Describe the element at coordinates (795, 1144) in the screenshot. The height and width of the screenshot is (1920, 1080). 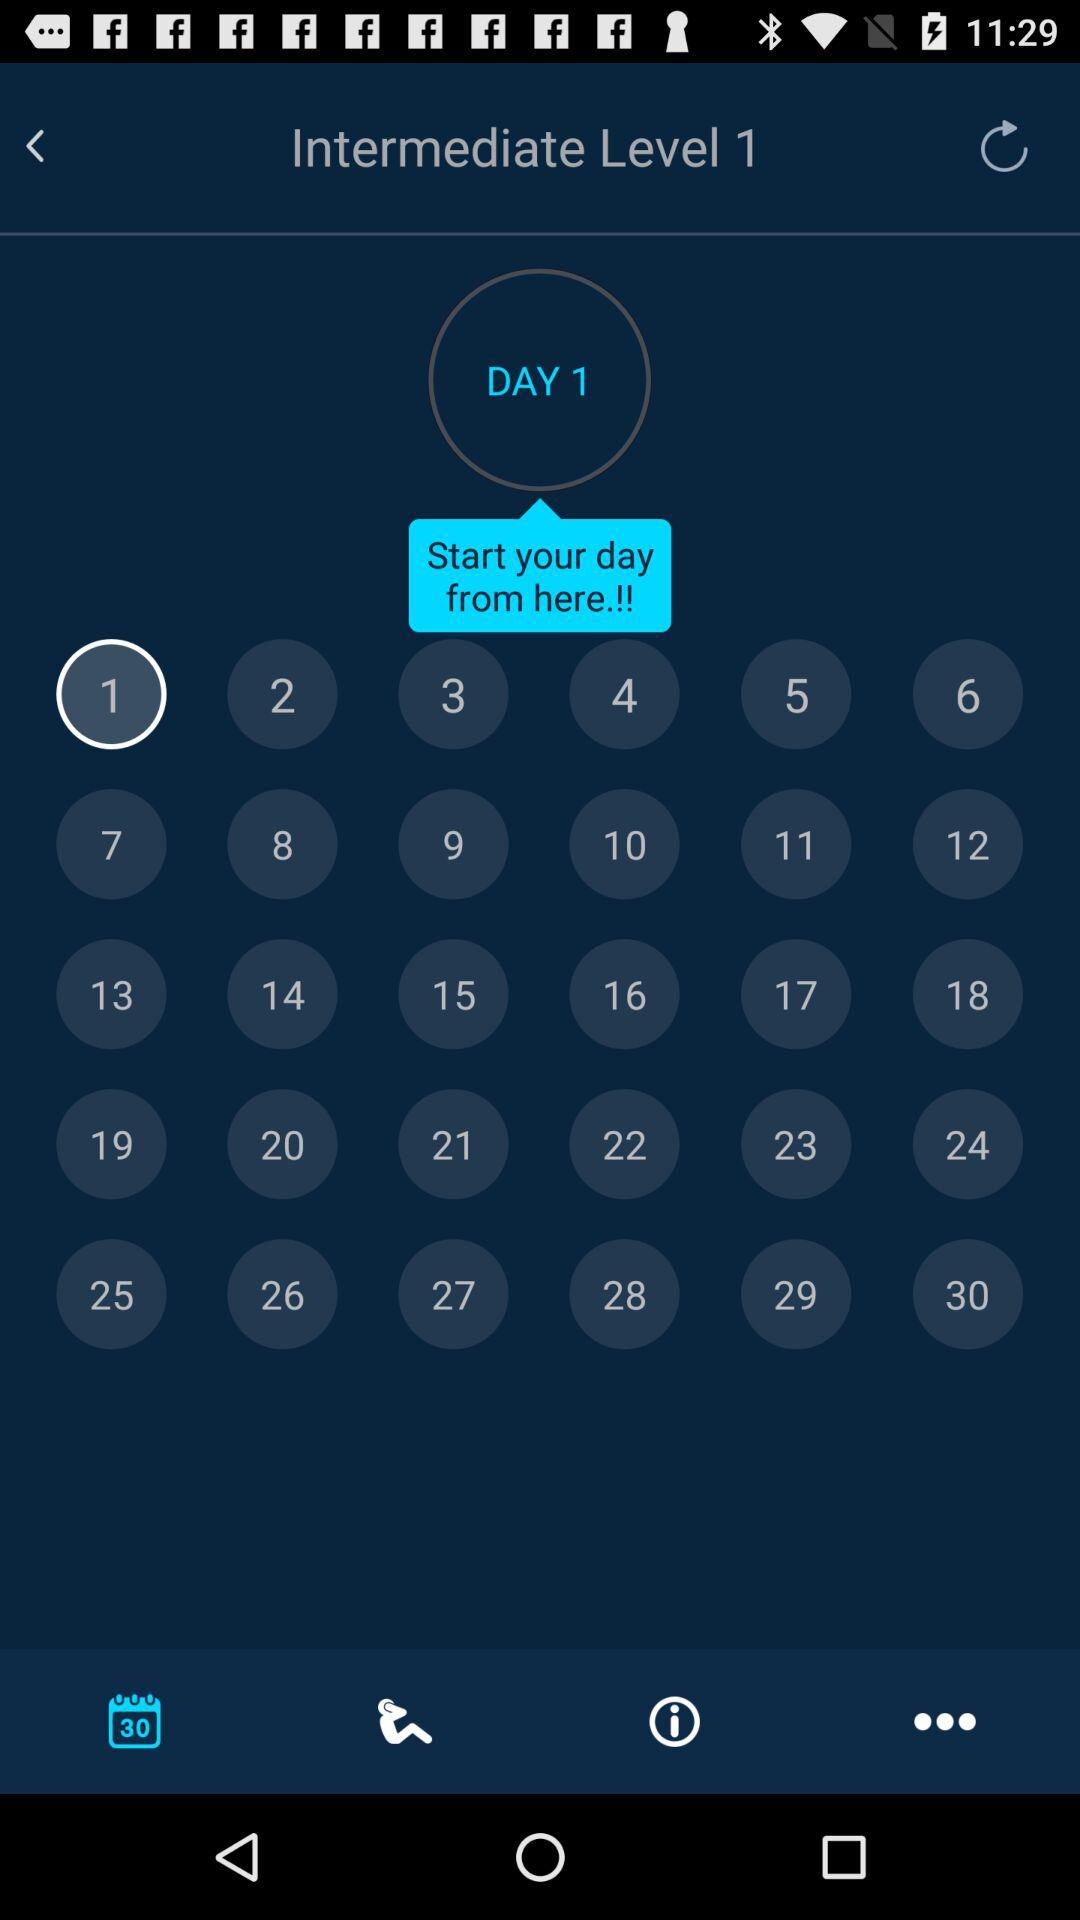
I see `day 23` at that location.